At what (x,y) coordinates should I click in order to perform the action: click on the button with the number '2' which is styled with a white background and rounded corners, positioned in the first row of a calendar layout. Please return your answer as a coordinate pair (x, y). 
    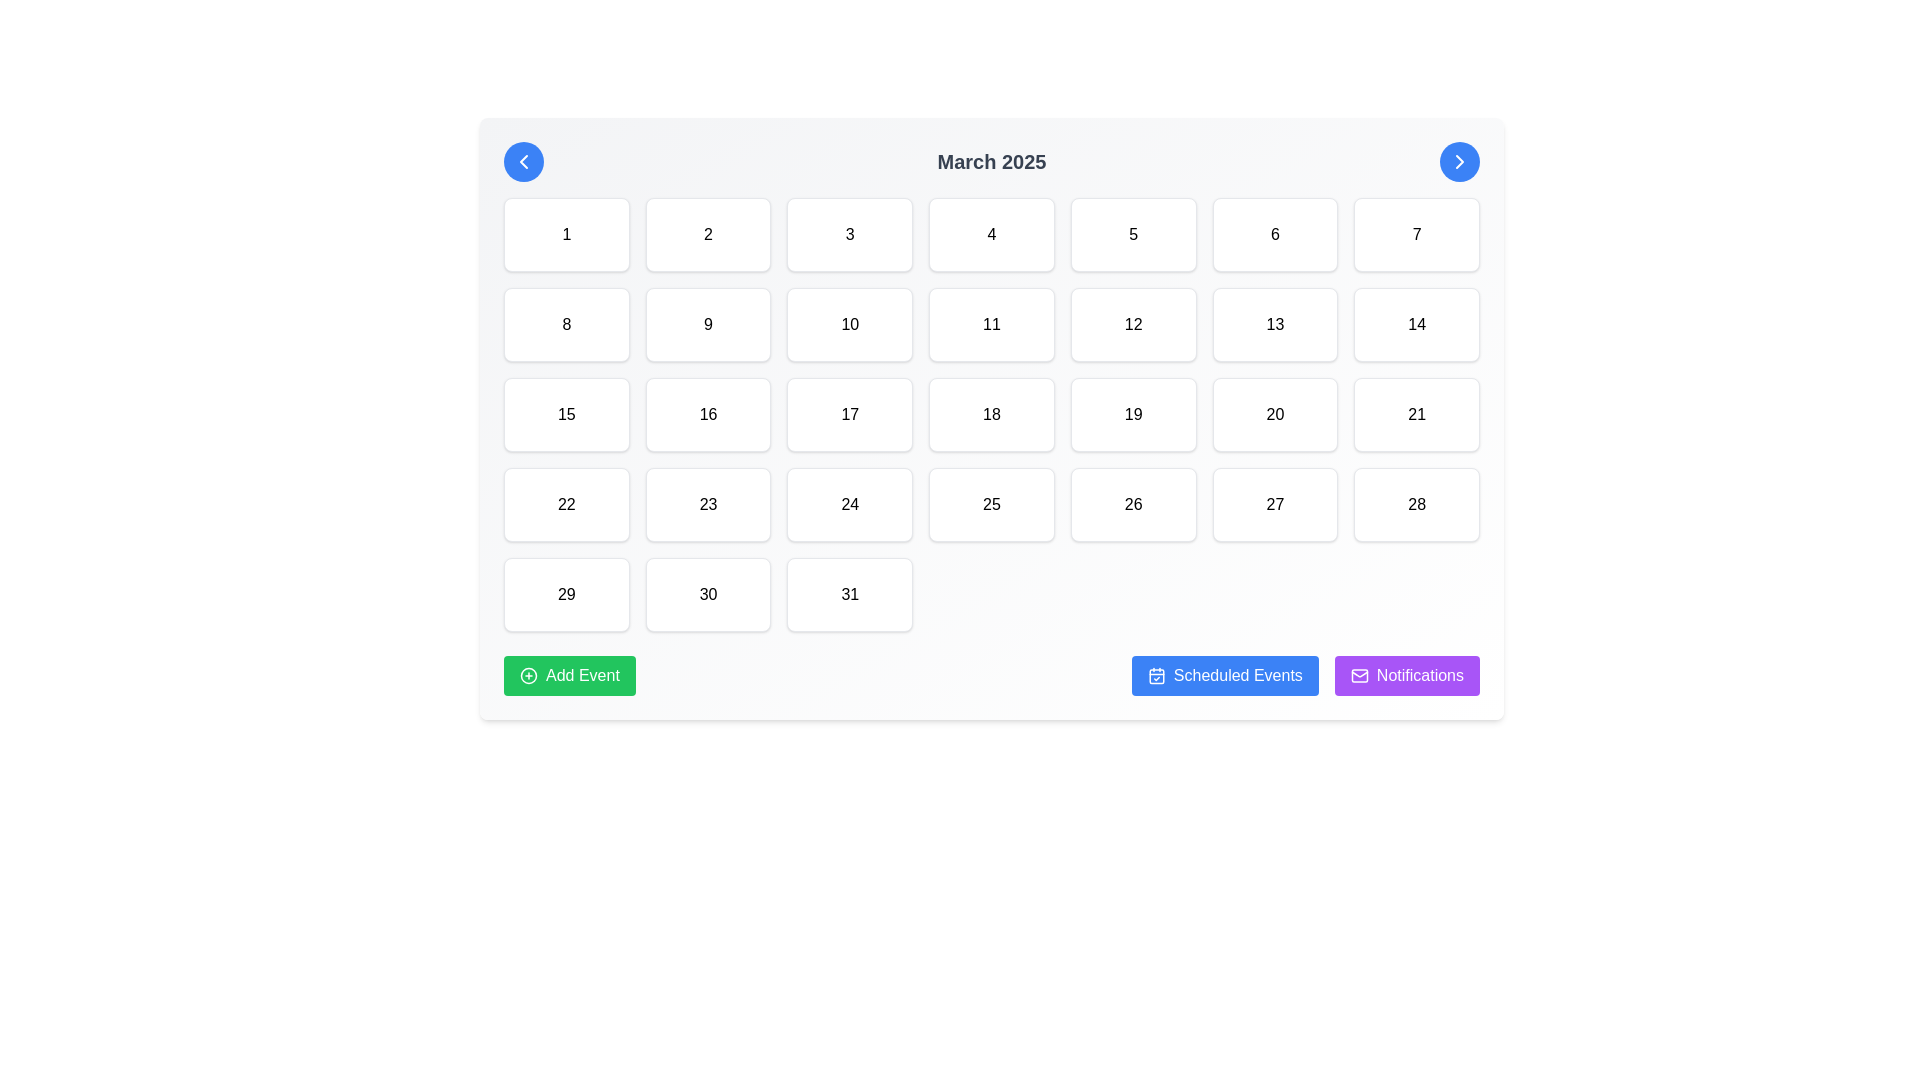
    Looking at the image, I should click on (708, 234).